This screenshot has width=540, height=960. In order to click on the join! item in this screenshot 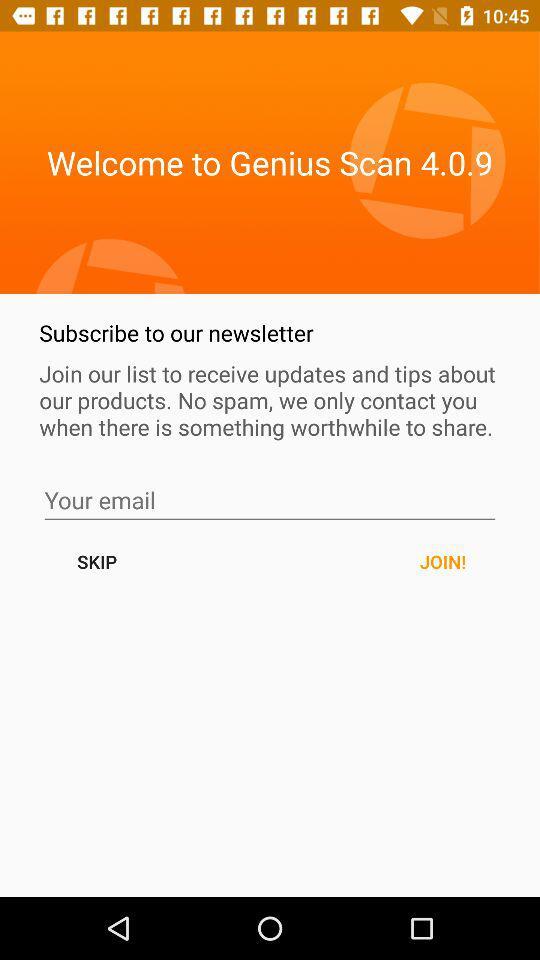, I will do `click(442, 561)`.